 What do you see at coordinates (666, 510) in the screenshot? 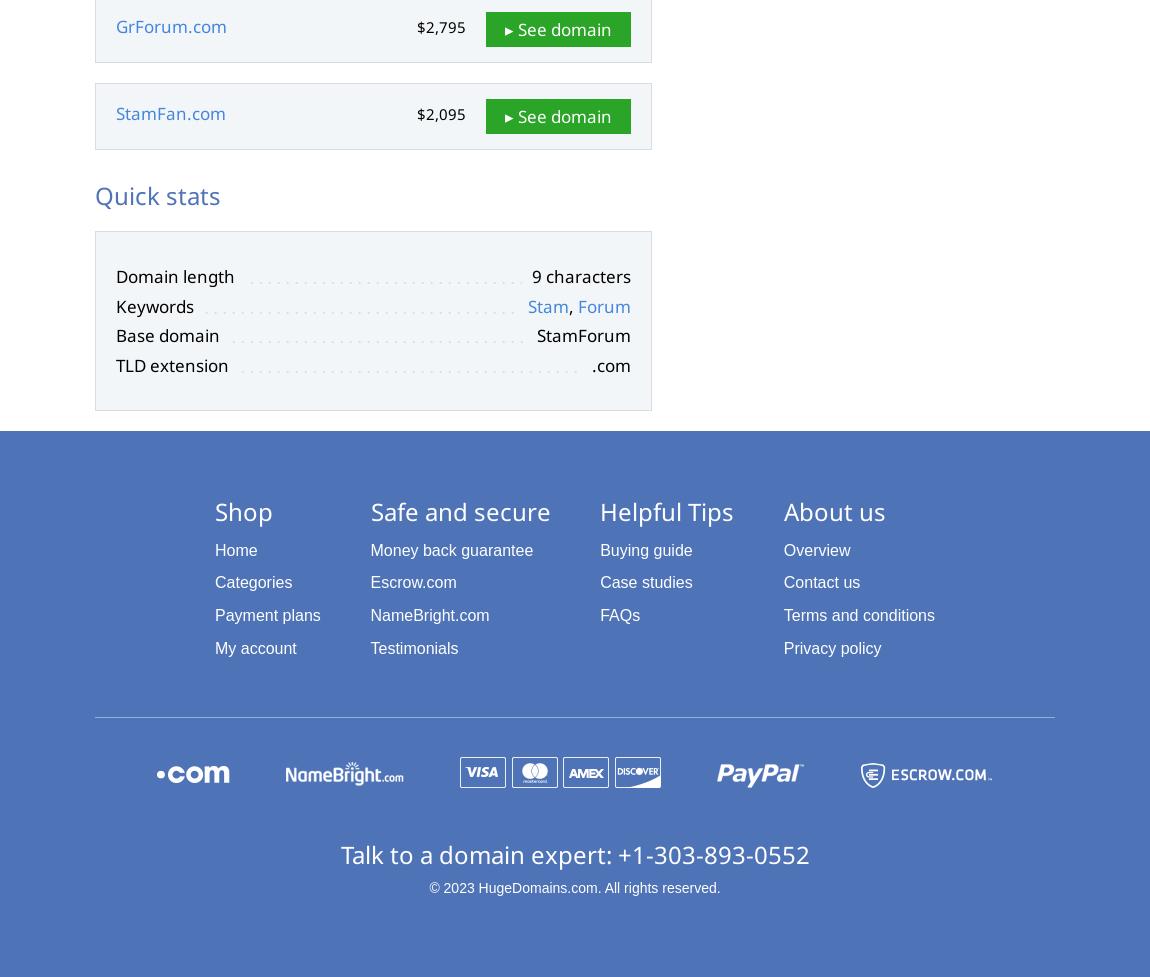
I see `'Helpful Tips'` at bounding box center [666, 510].